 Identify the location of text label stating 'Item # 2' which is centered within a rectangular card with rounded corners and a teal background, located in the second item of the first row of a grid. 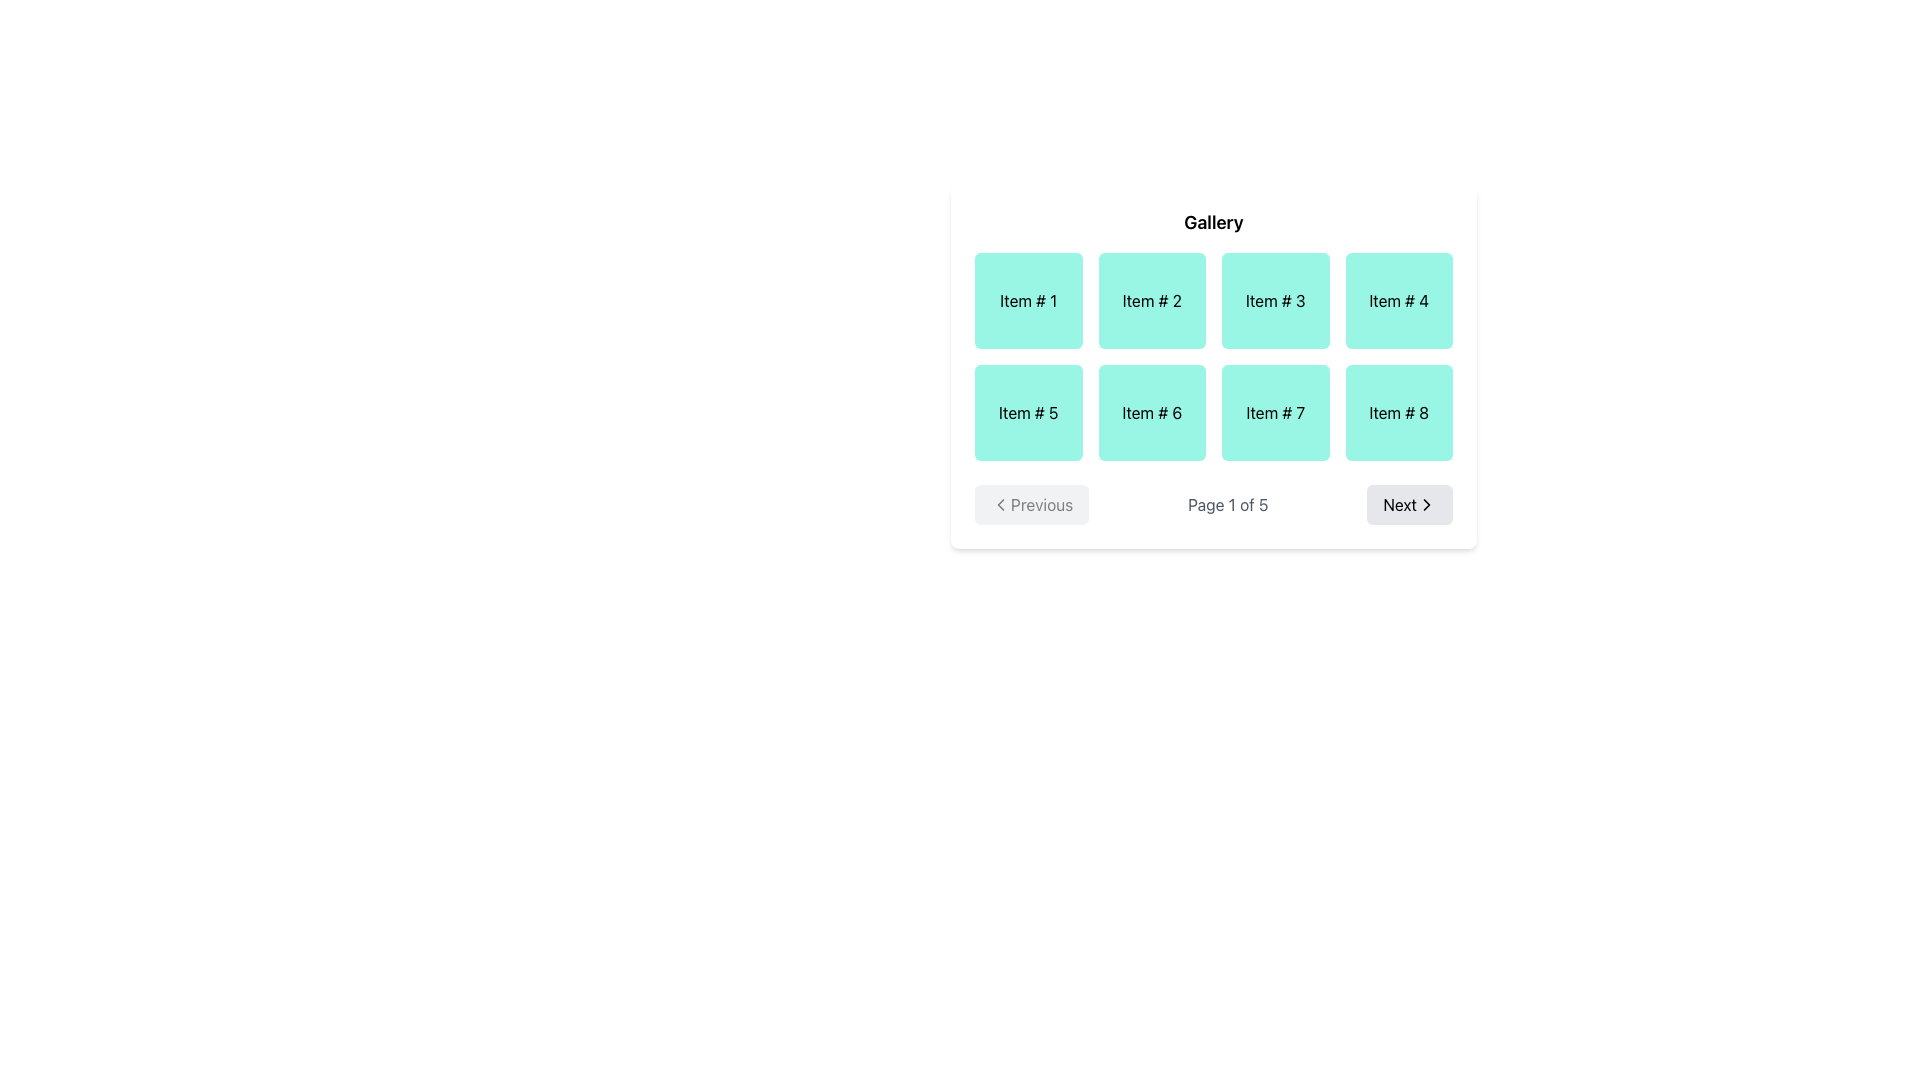
(1152, 300).